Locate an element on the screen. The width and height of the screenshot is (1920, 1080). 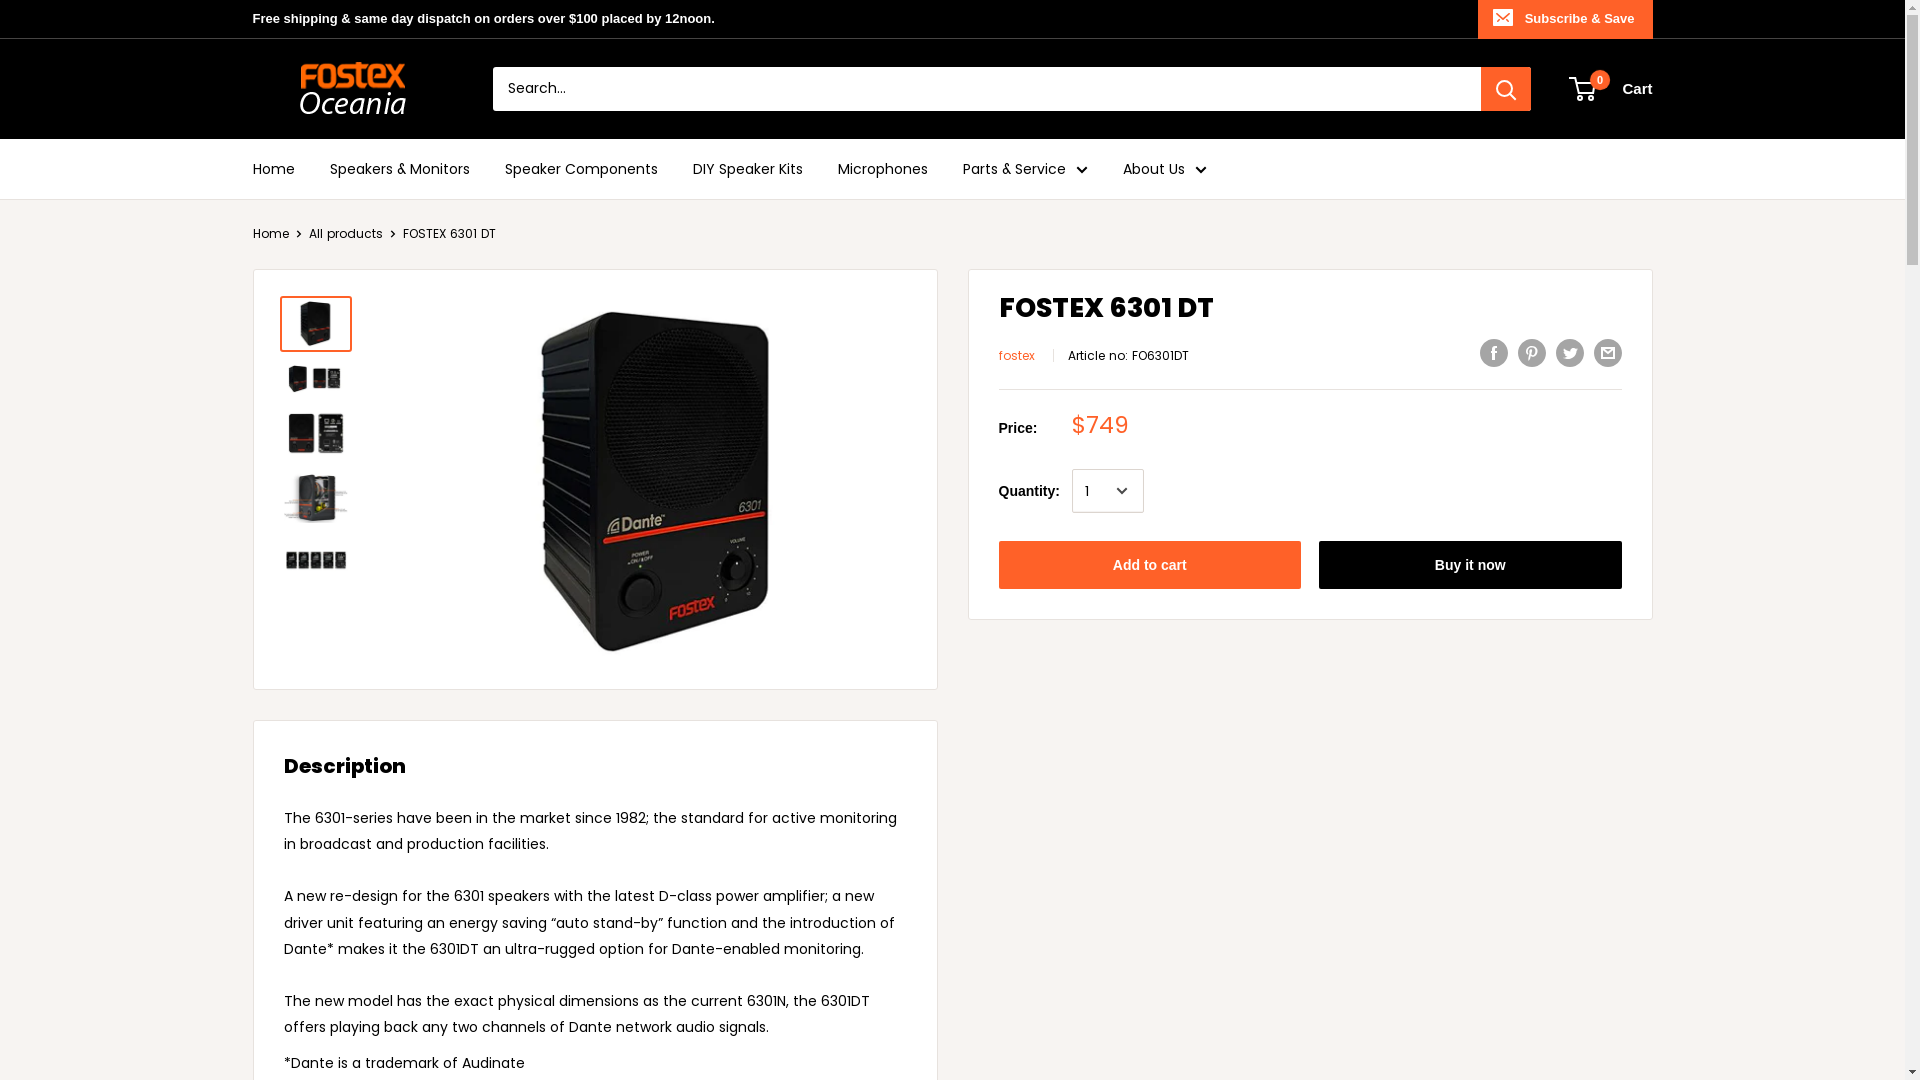
'Speakers & Monitors' is located at coordinates (399, 168).